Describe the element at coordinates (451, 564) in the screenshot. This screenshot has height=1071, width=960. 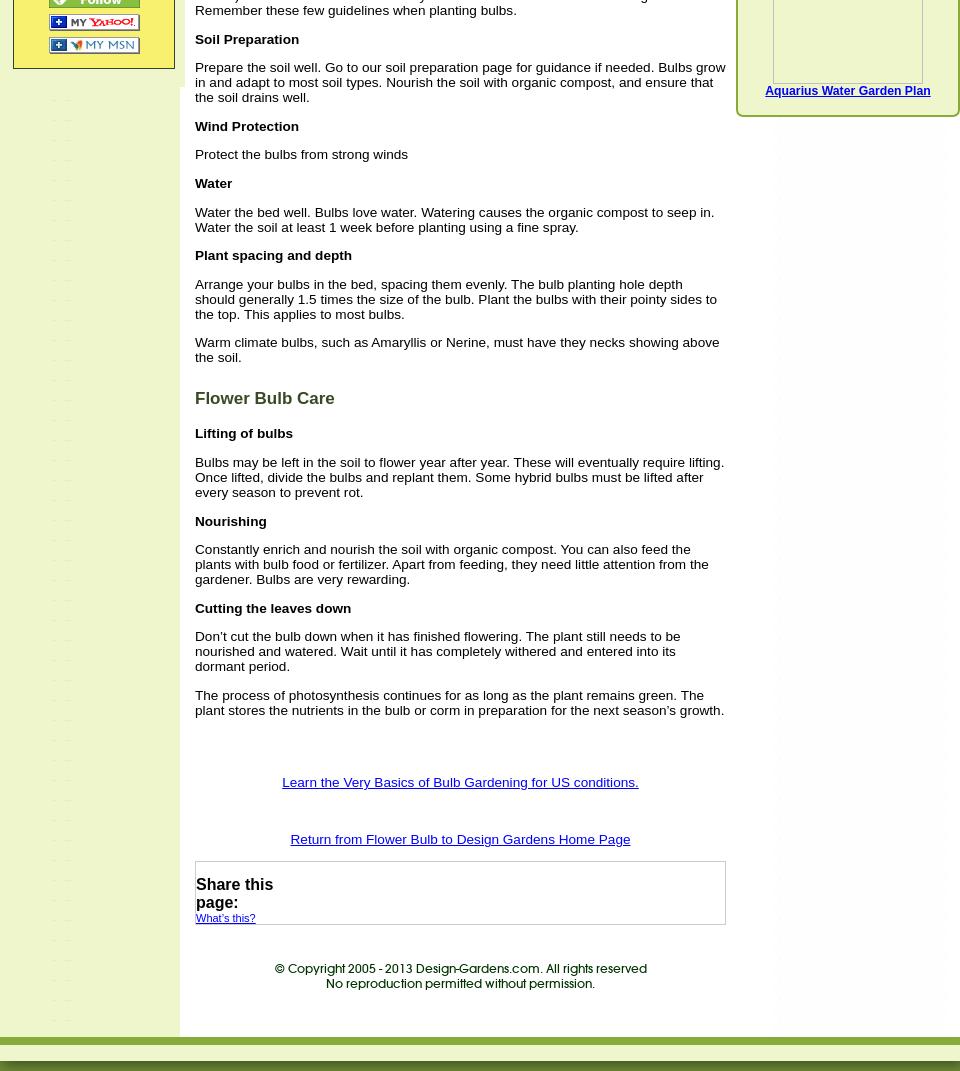
I see `'Constantly enrich and nourish the soil with organic compost. You can also feed the plants with bulb food or fertilizer. Apart from feeding, they need little attention from the gardener. Bulbs are very rewarding.'` at that location.